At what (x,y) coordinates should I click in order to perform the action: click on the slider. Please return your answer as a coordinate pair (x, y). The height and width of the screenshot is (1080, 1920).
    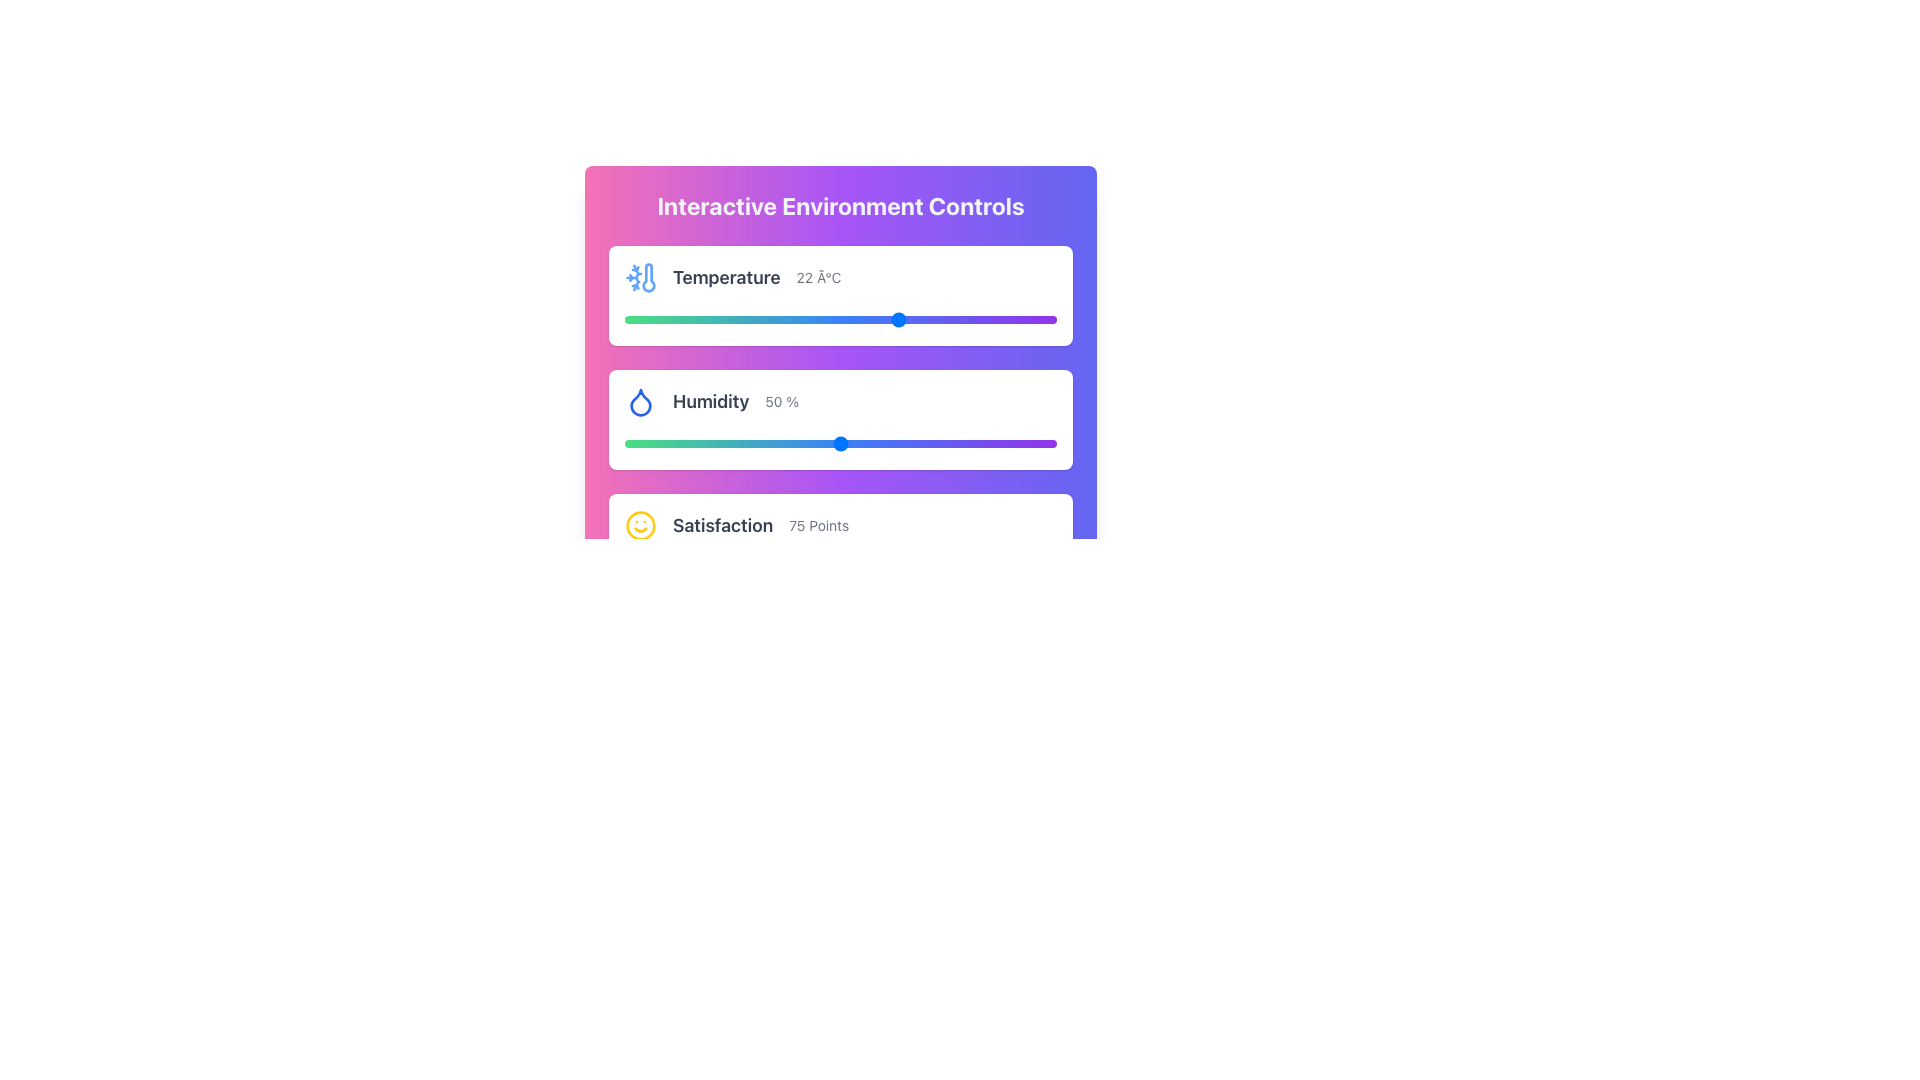
    Looking at the image, I should click on (788, 319).